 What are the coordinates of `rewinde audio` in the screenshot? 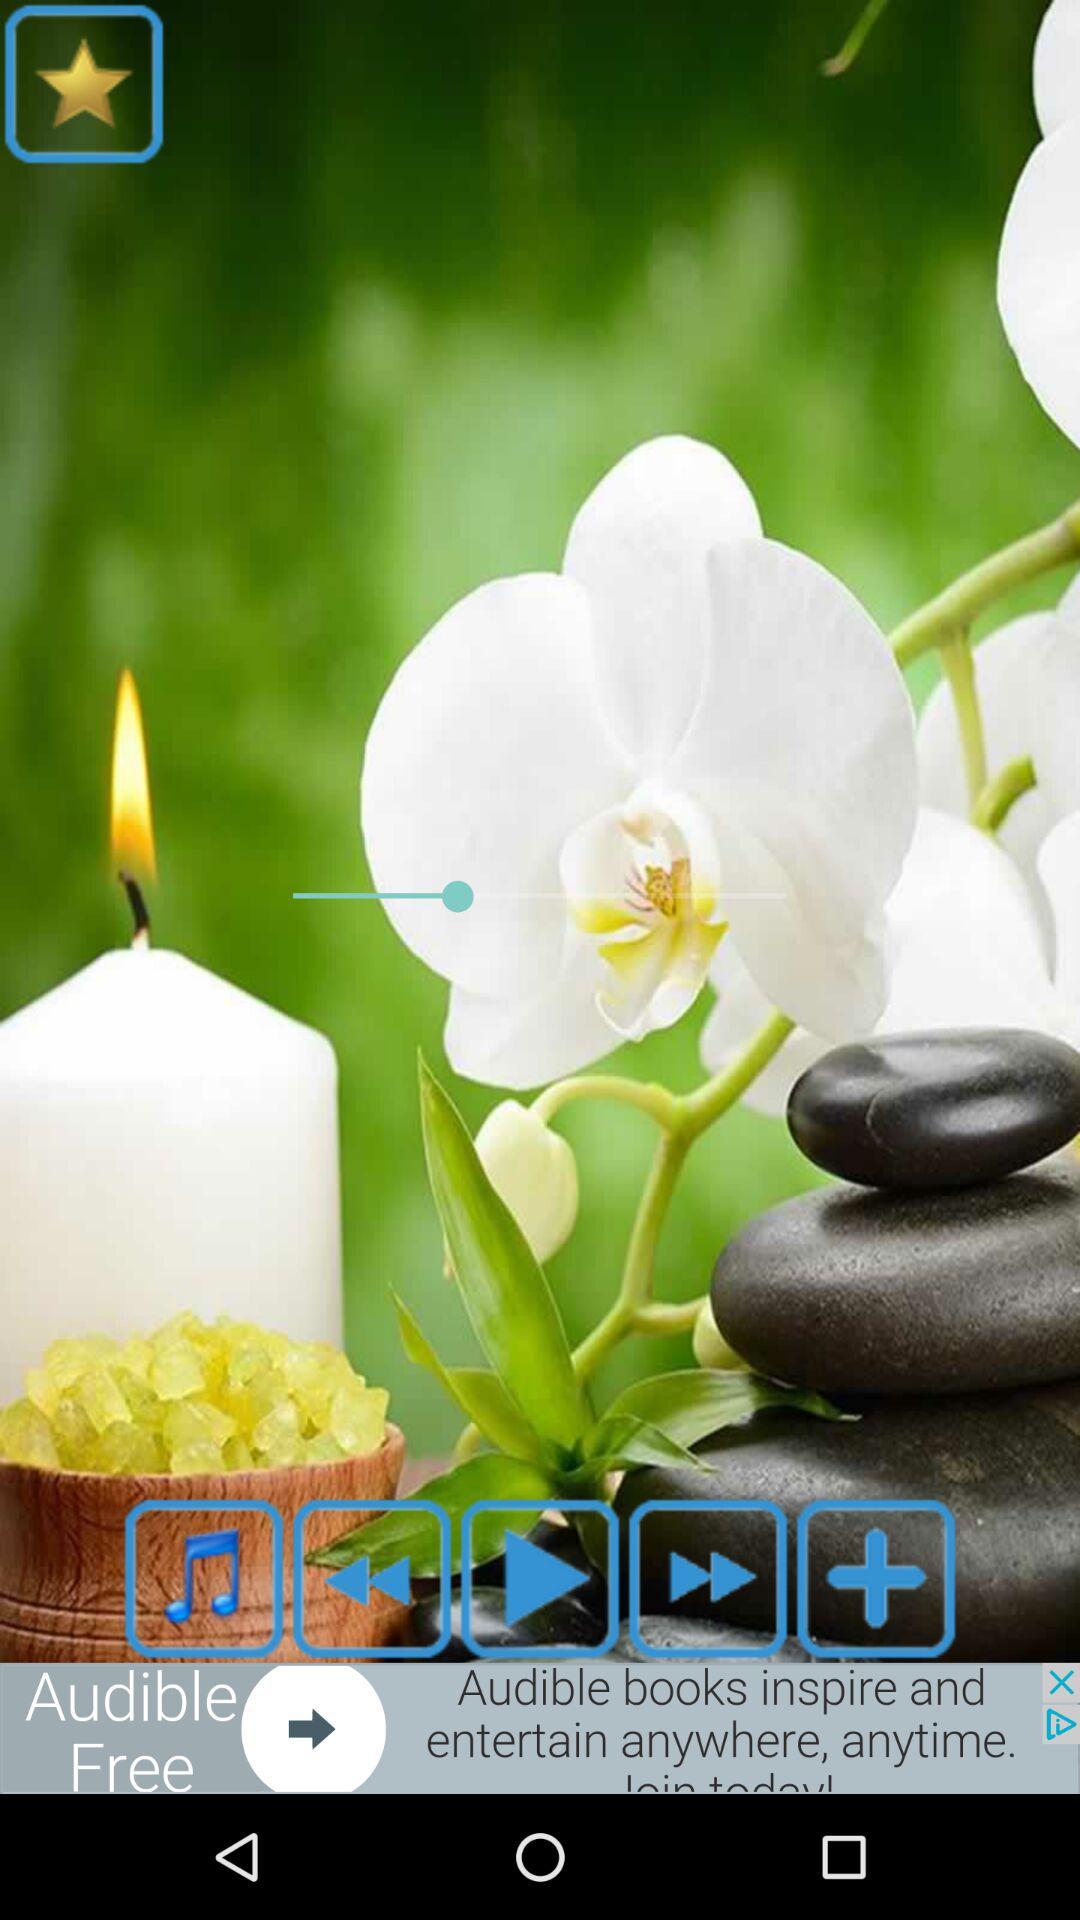 It's located at (371, 1577).